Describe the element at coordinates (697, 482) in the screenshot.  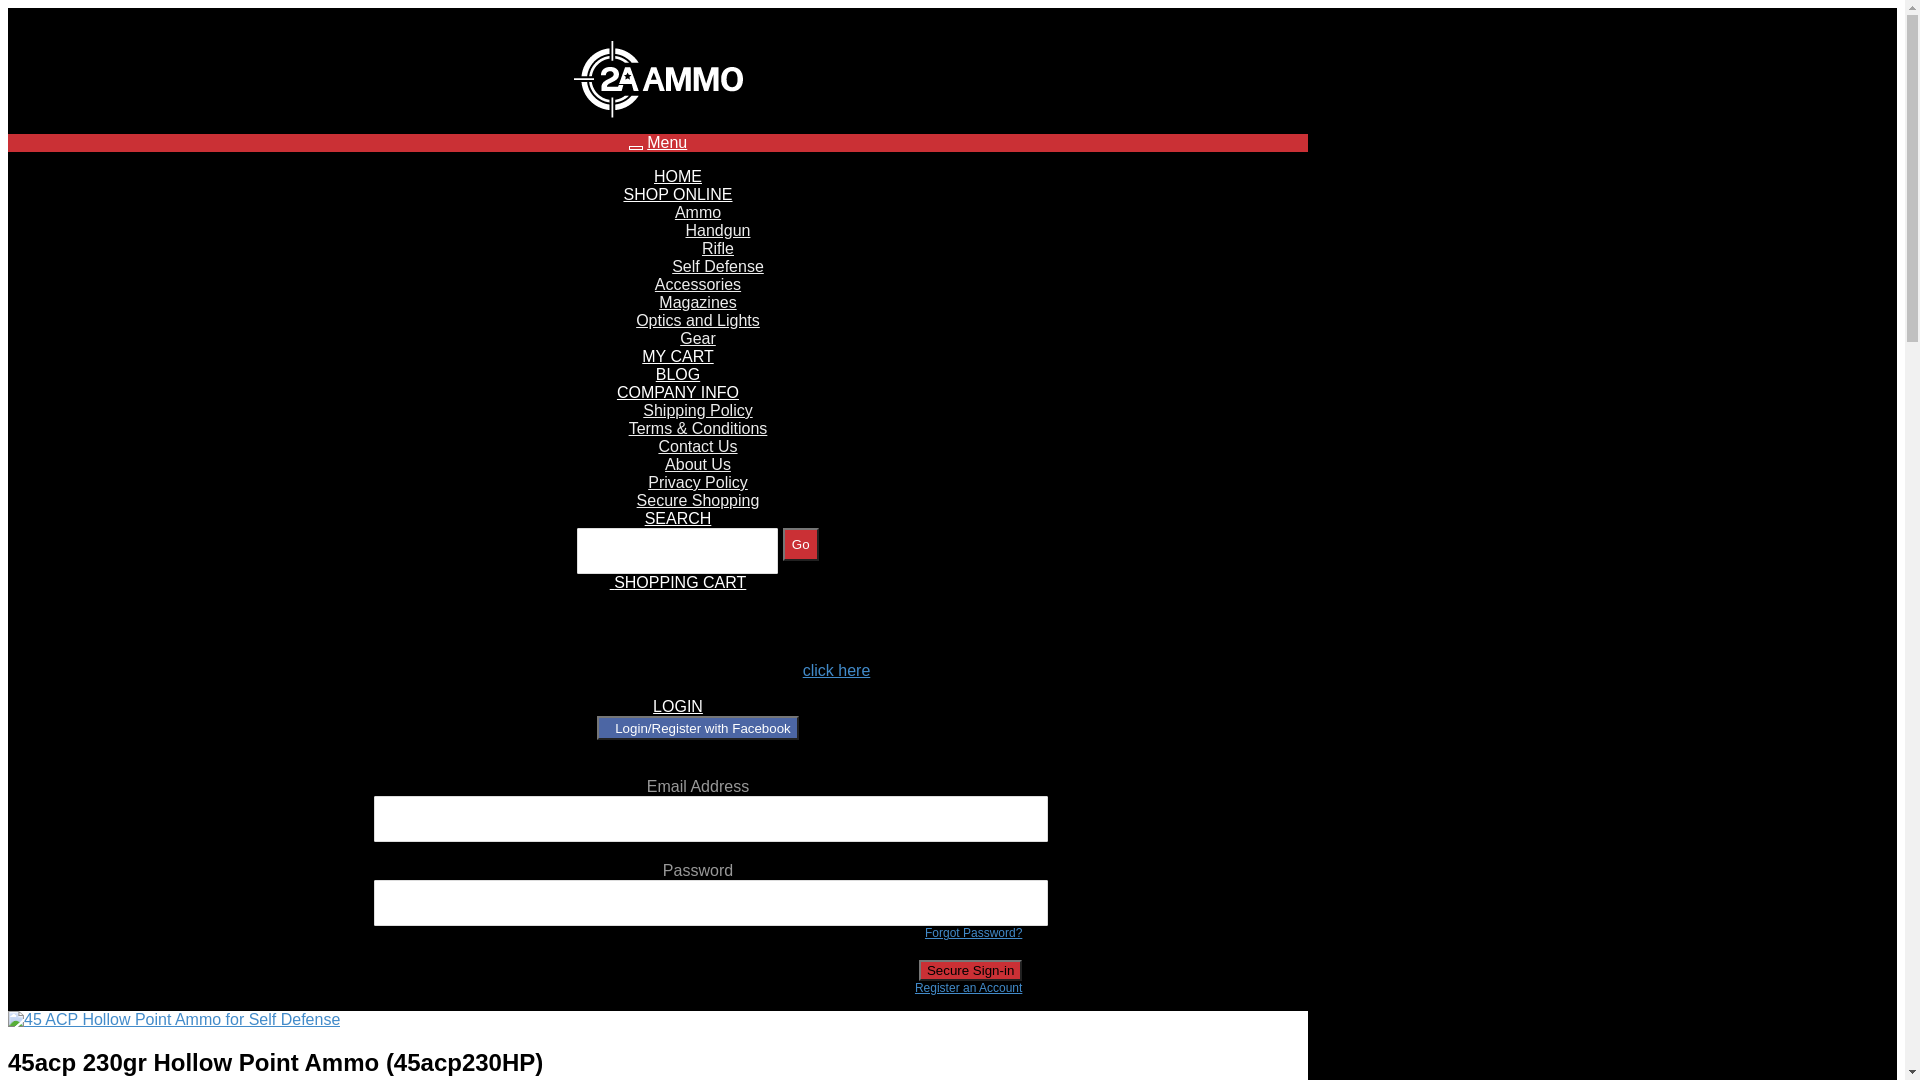
I see `'Privacy Policy'` at that location.